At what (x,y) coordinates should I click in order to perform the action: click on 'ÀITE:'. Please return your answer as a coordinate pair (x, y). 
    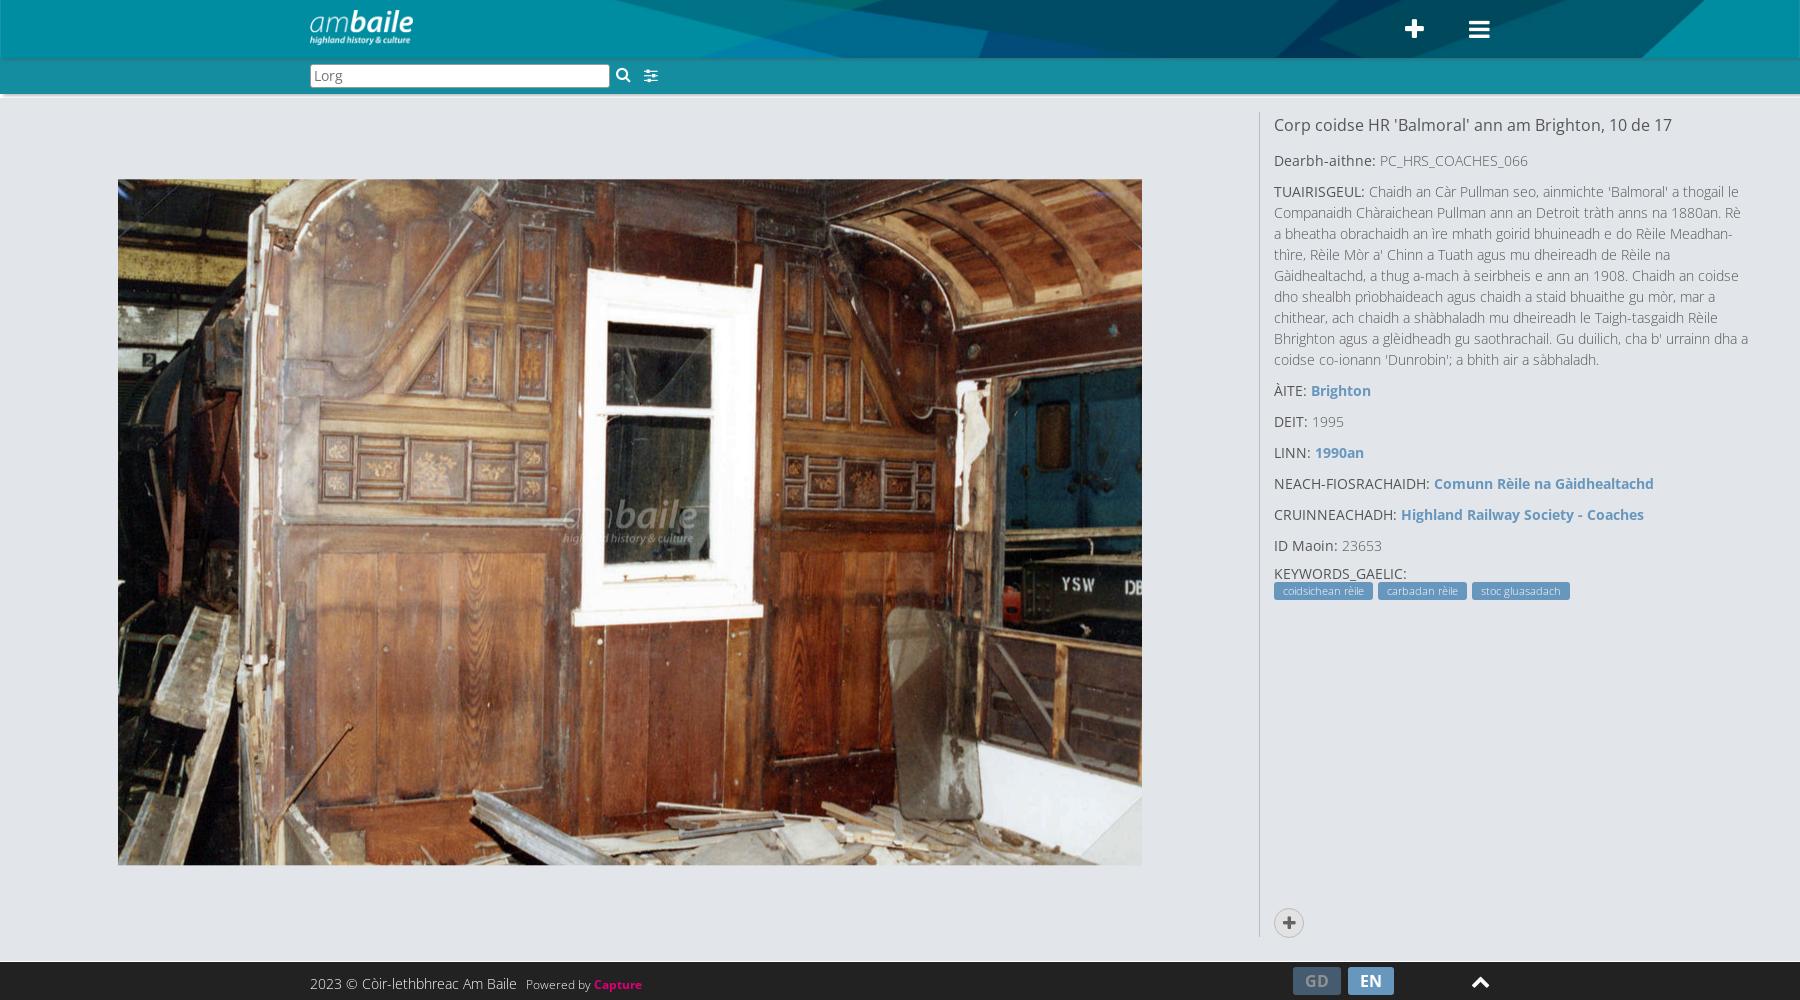
    Looking at the image, I should click on (1290, 389).